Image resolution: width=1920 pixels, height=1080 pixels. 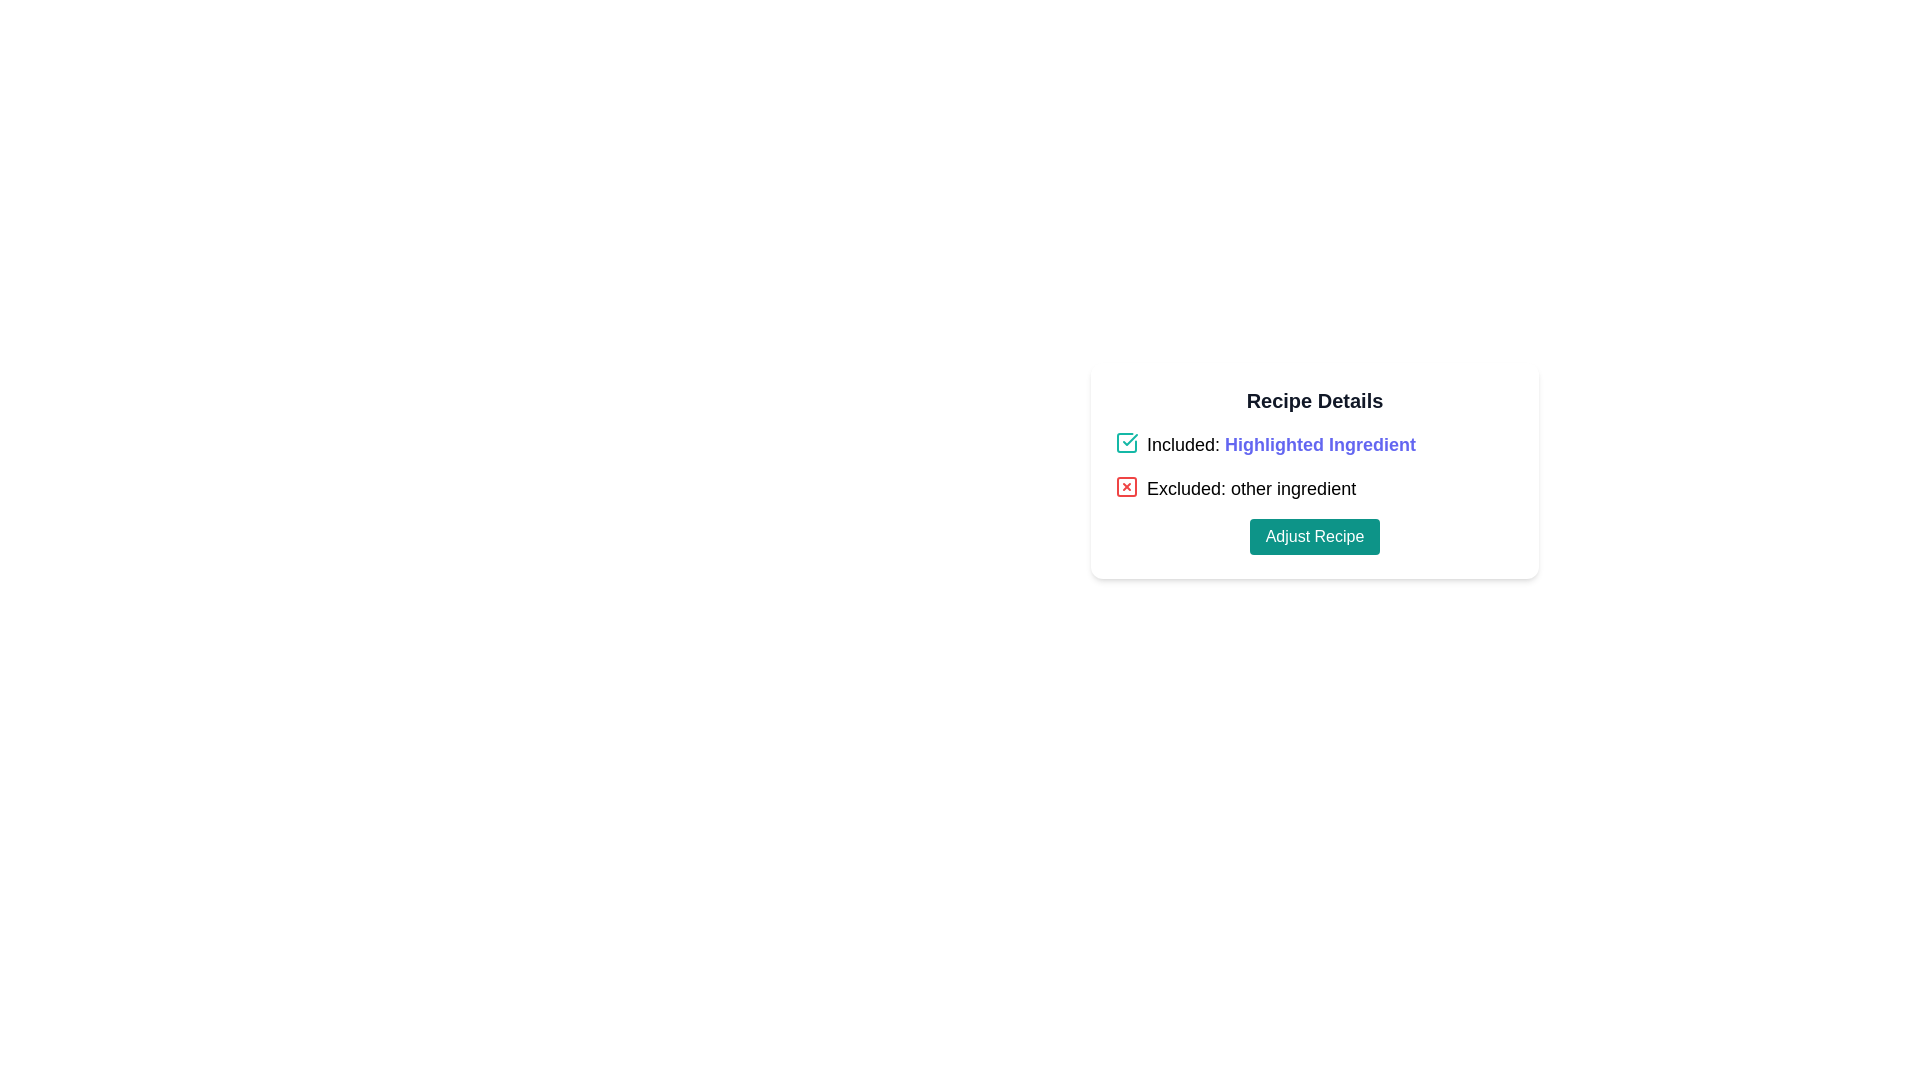 What do you see at coordinates (1315, 489) in the screenshot?
I see `the Label with icon indicating that 'other ingredient' has been excluded from the ingredient list, positioned below 'Included: Highlighted Ingredient' and above the 'Adjust Recipe' button` at bounding box center [1315, 489].